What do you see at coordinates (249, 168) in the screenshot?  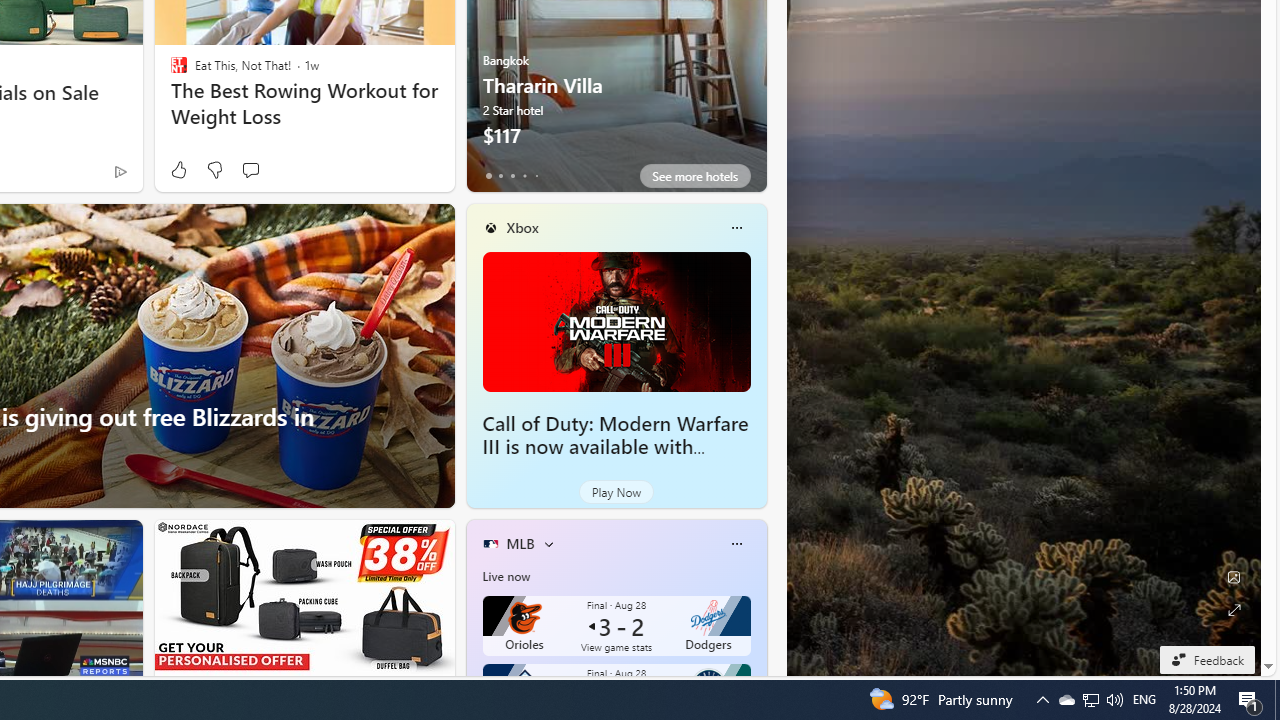 I see `'Start the conversation'` at bounding box center [249, 168].